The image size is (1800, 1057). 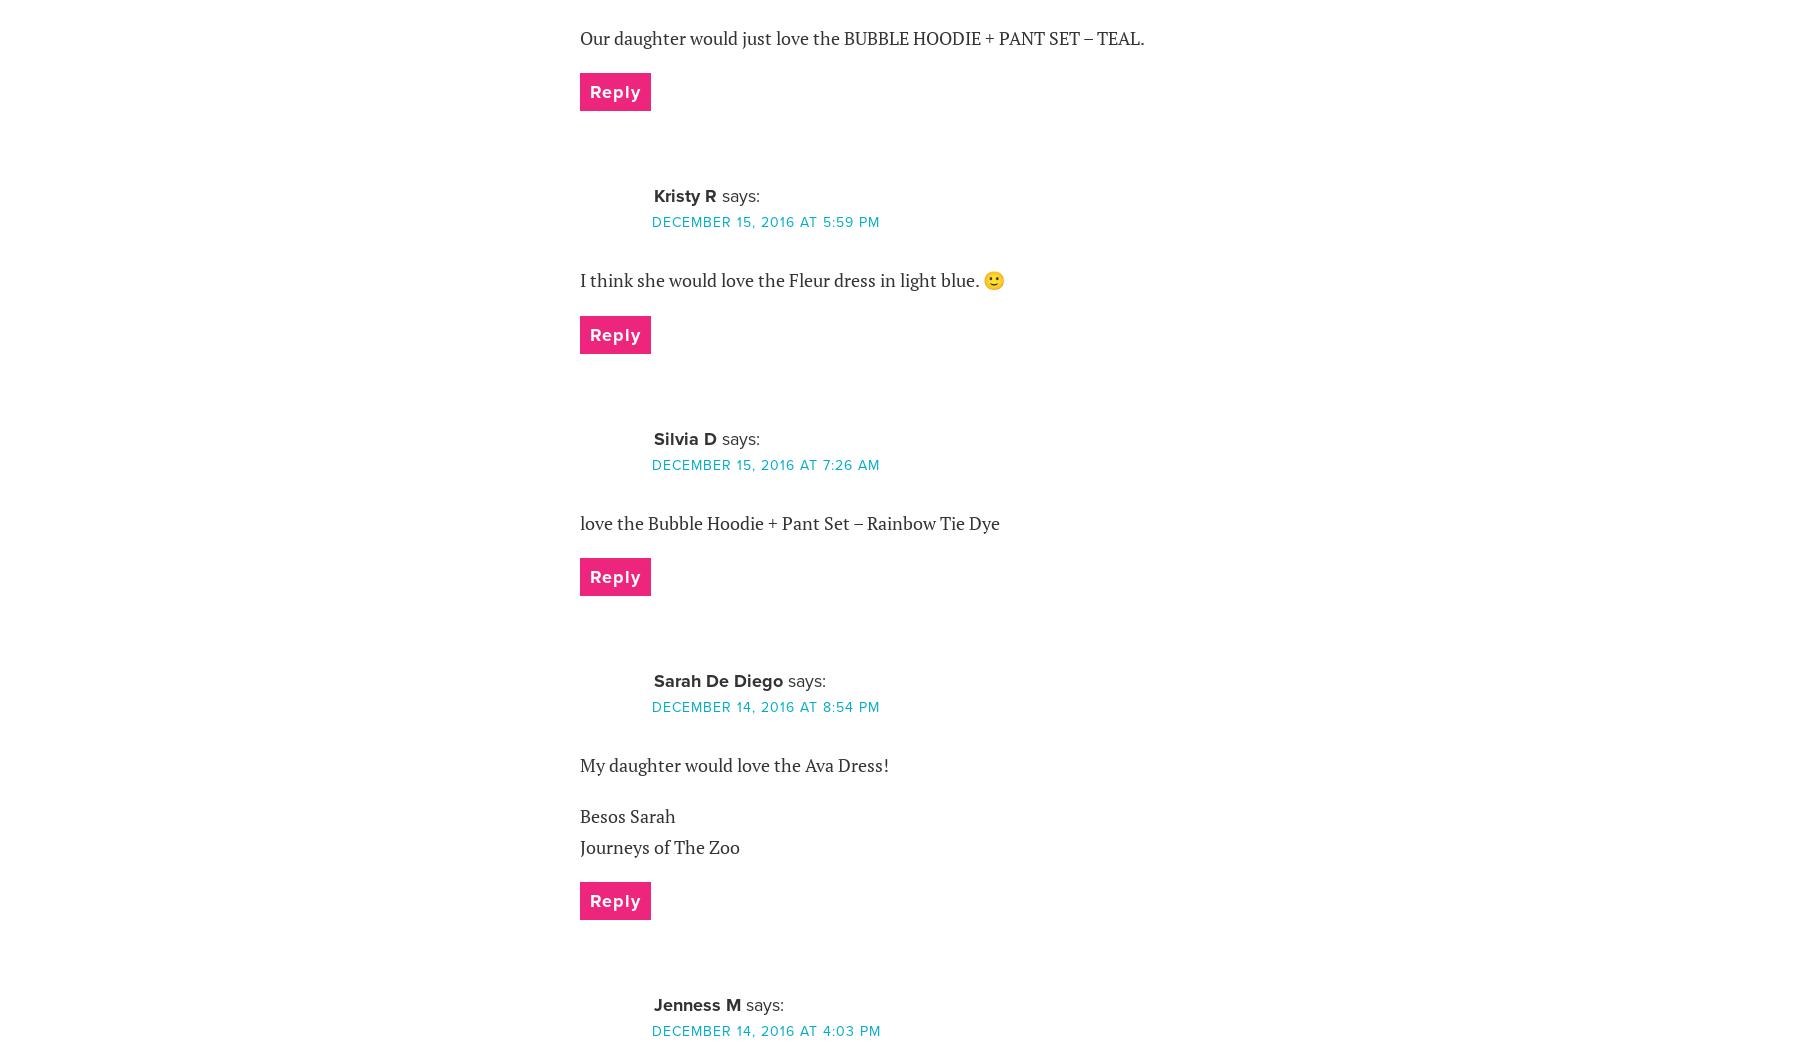 What do you see at coordinates (683, 437) in the screenshot?
I see `'Silvia D'` at bounding box center [683, 437].